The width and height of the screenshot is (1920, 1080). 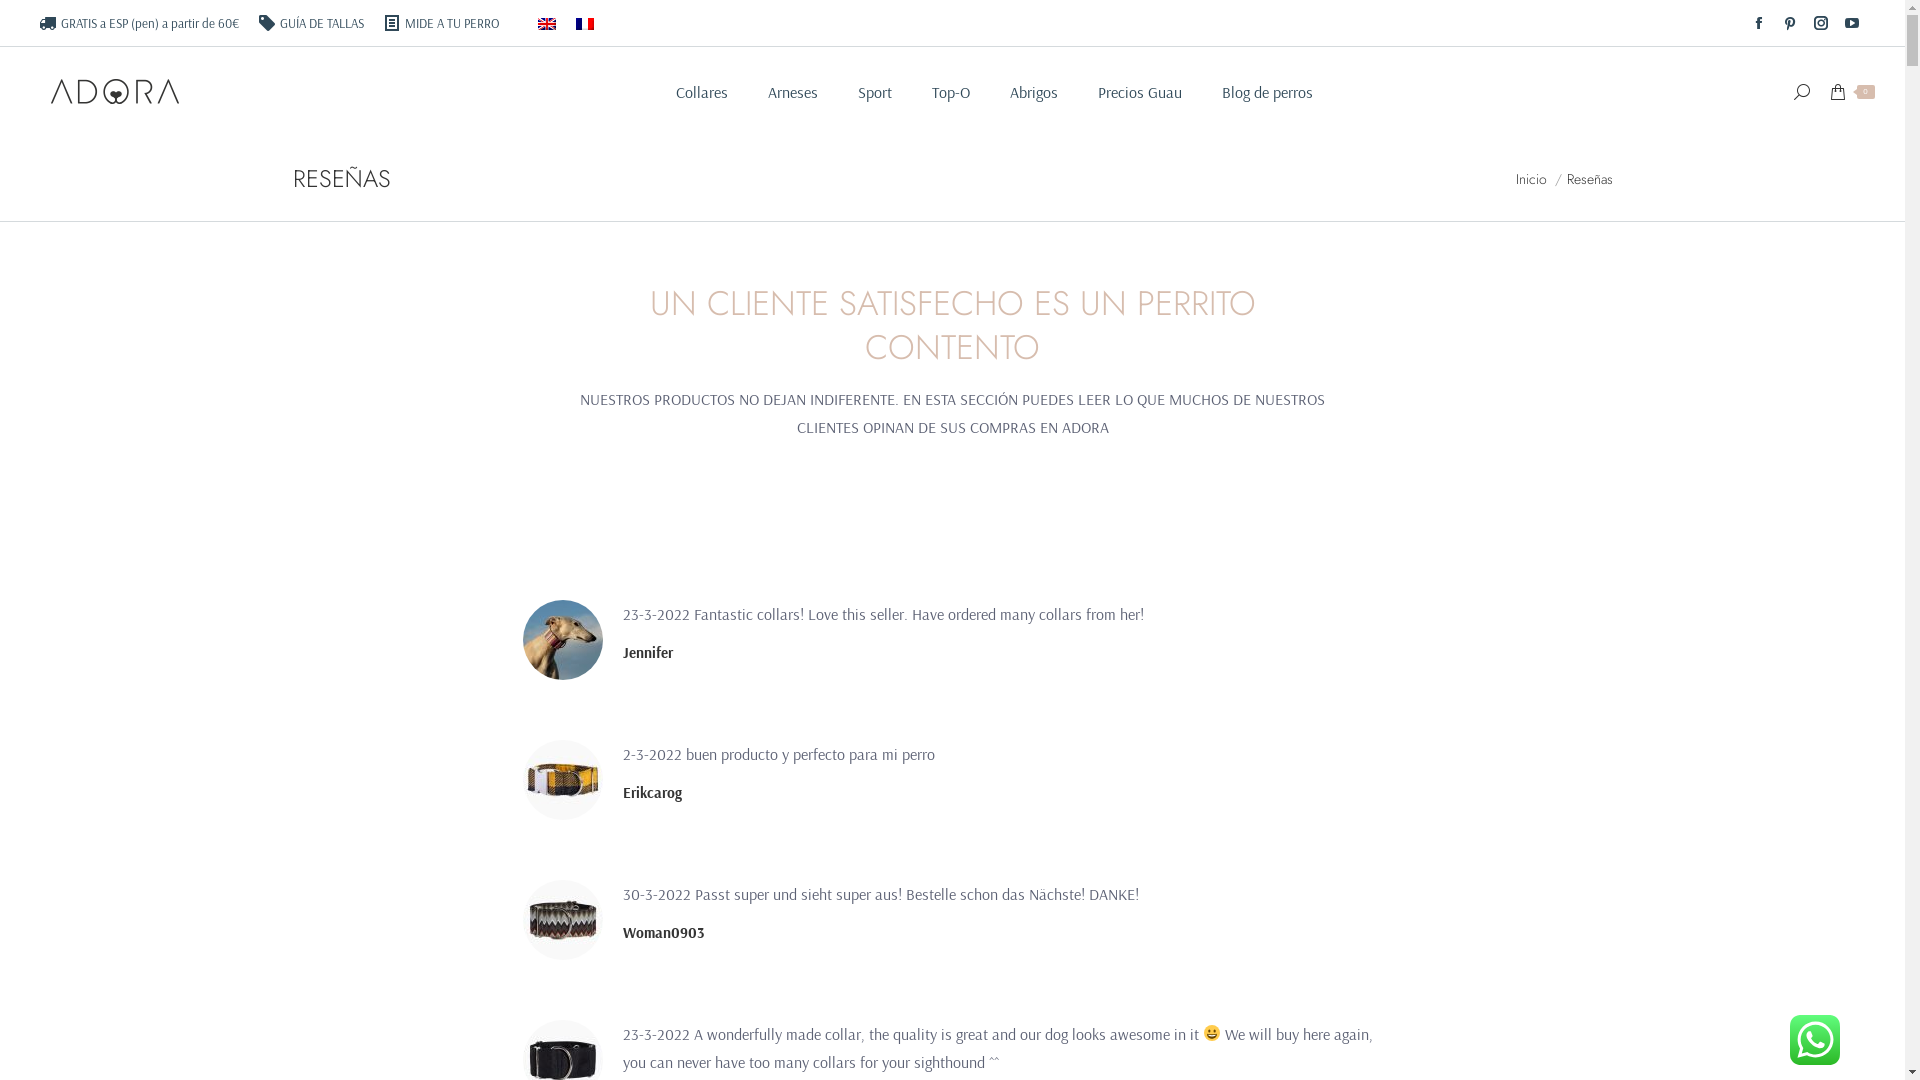 What do you see at coordinates (701, 92) in the screenshot?
I see `'Collares'` at bounding box center [701, 92].